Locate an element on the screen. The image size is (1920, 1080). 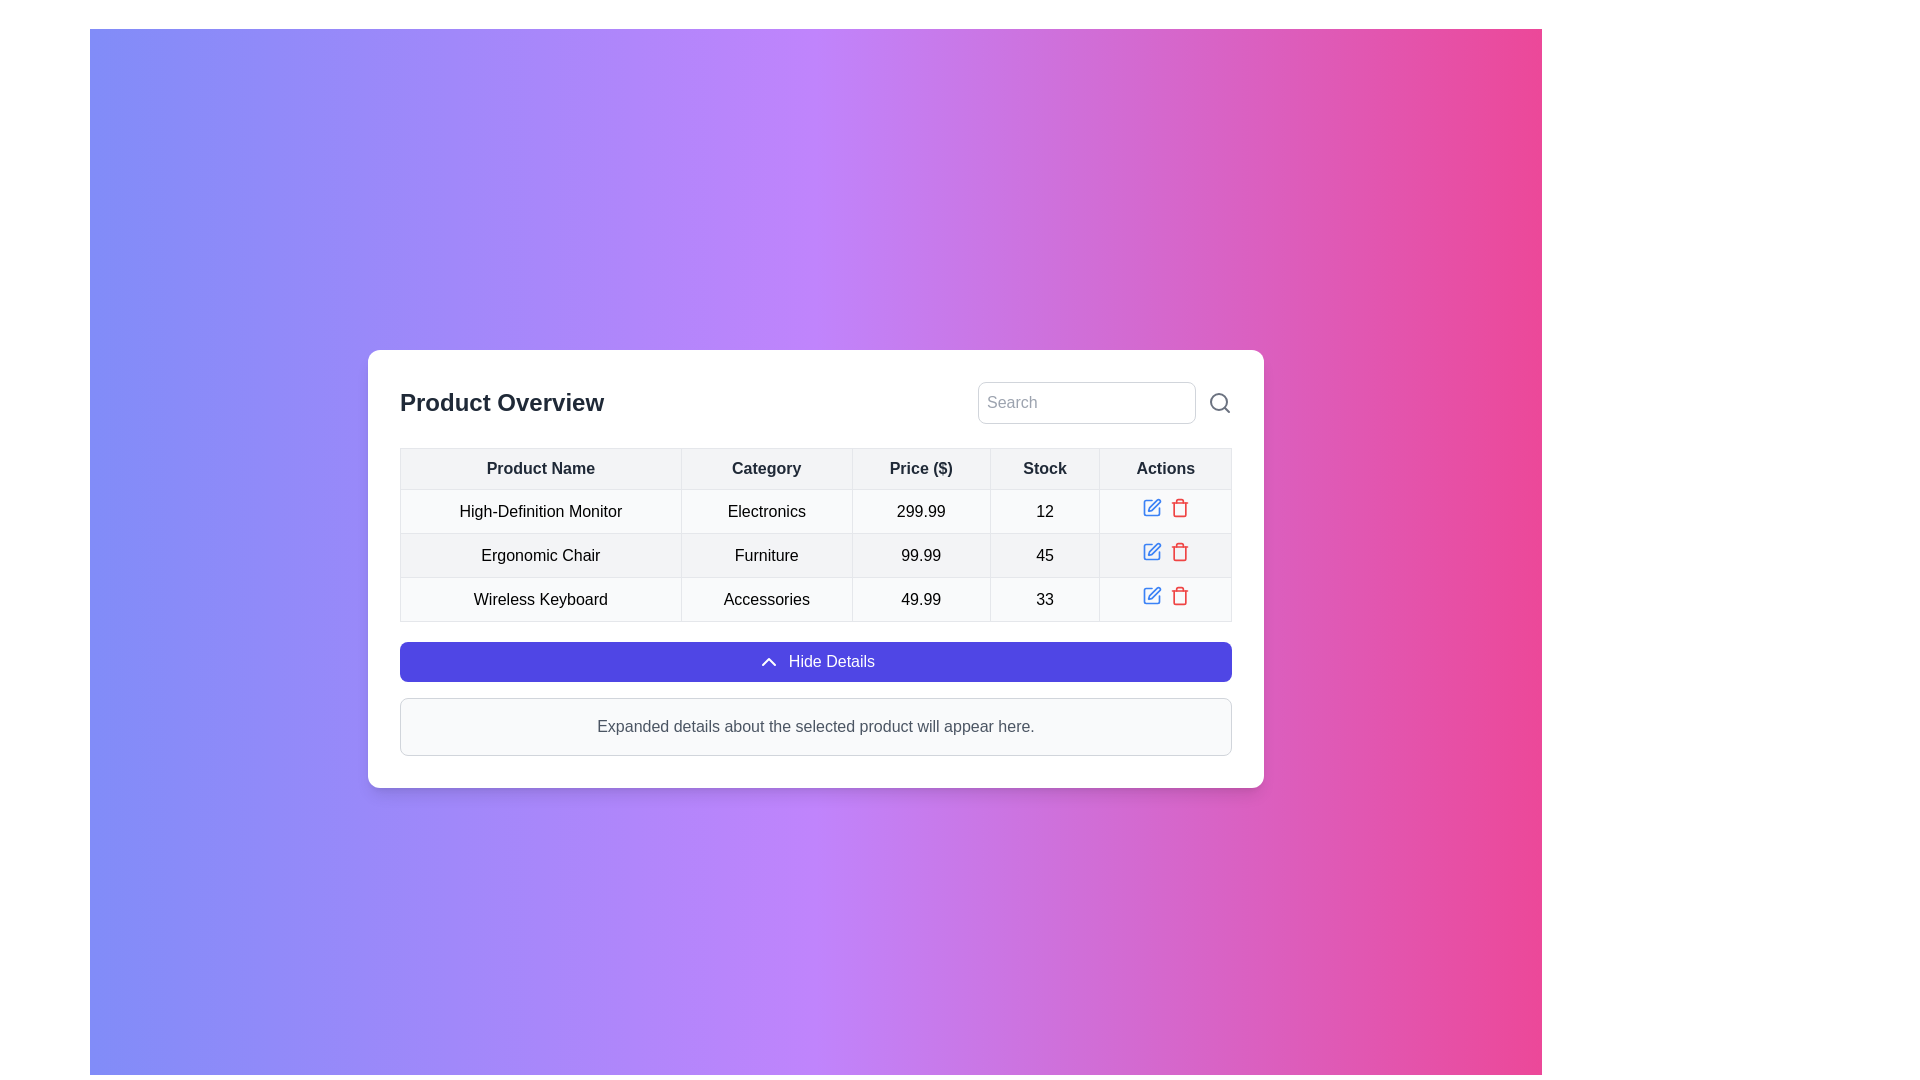
the Table Header Cell that labels the first column of the table, located at the upper-left corner of the table structure is located at coordinates (540, 469).